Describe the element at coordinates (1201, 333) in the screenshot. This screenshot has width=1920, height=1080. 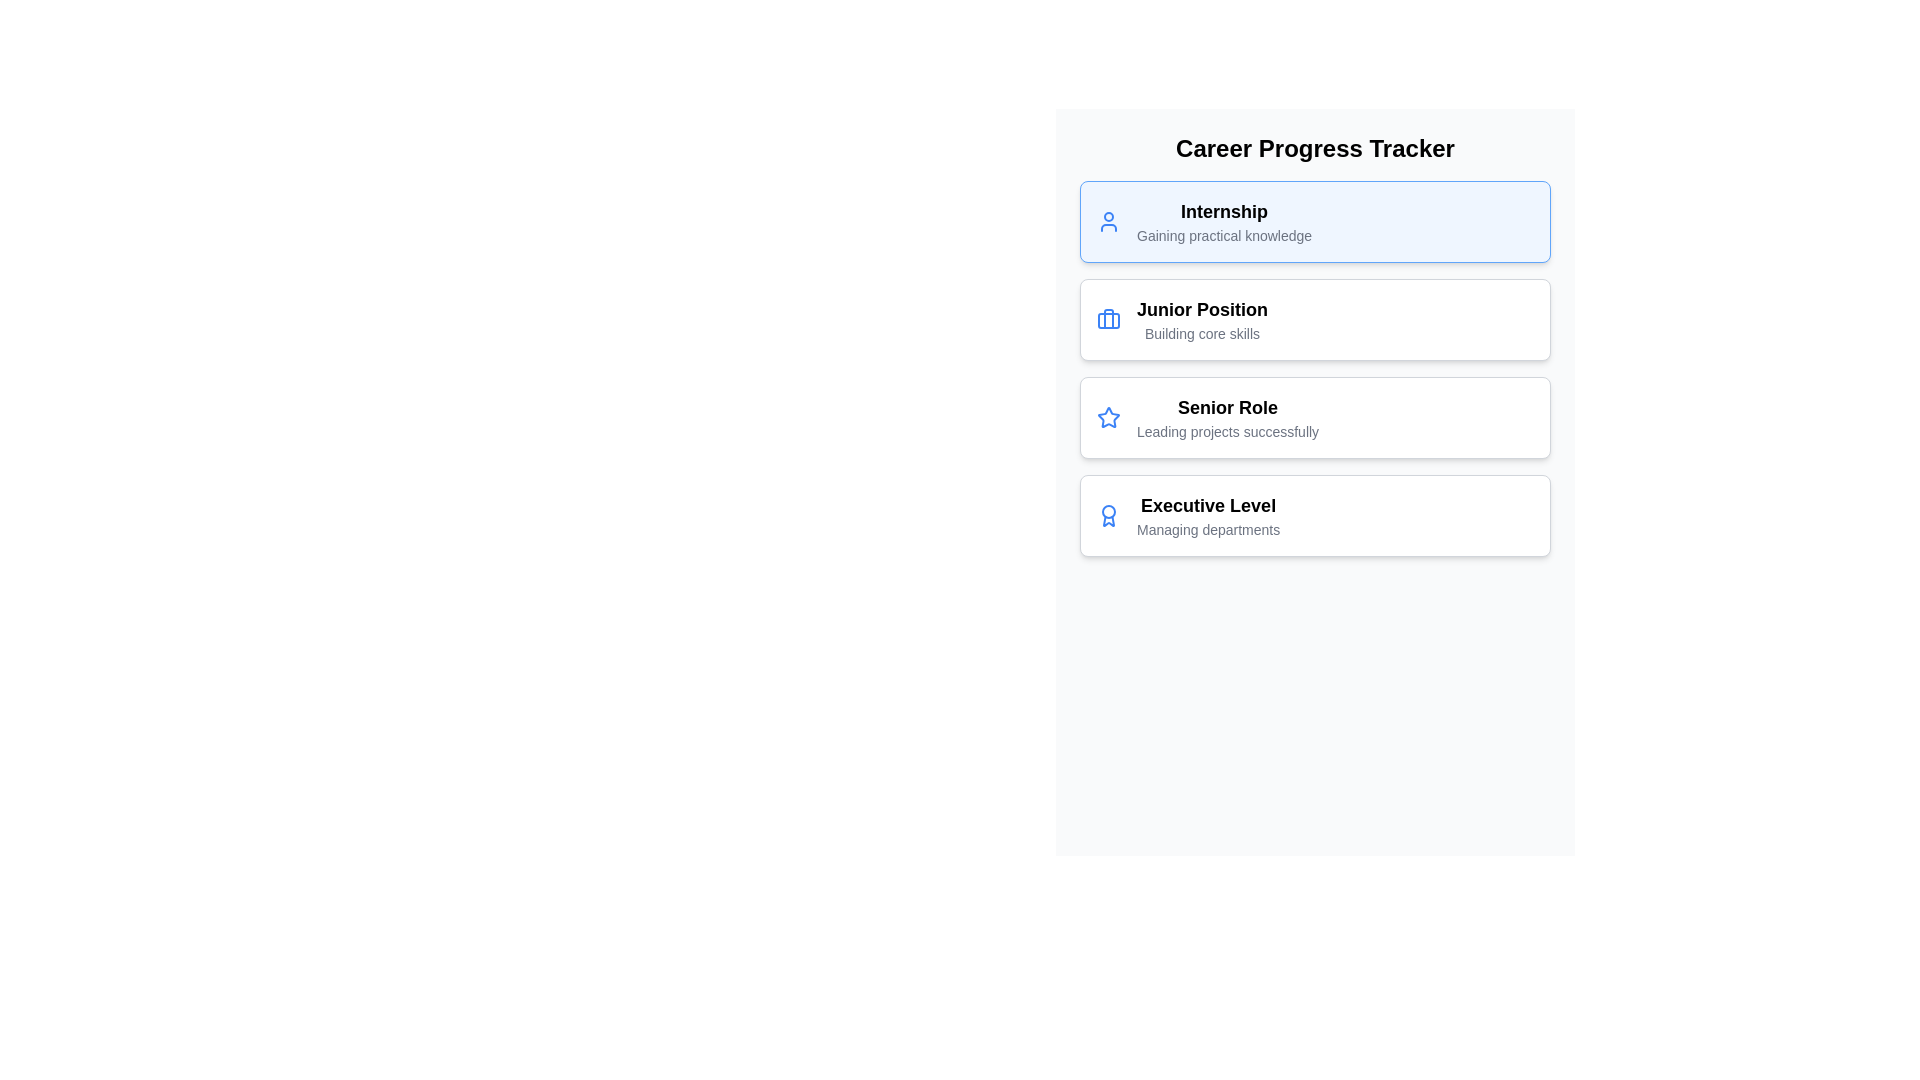
I see `the textual label displaying 'Building core skills' which is located under the bolded title 'Junior Position' in the second card from the top` at that location.